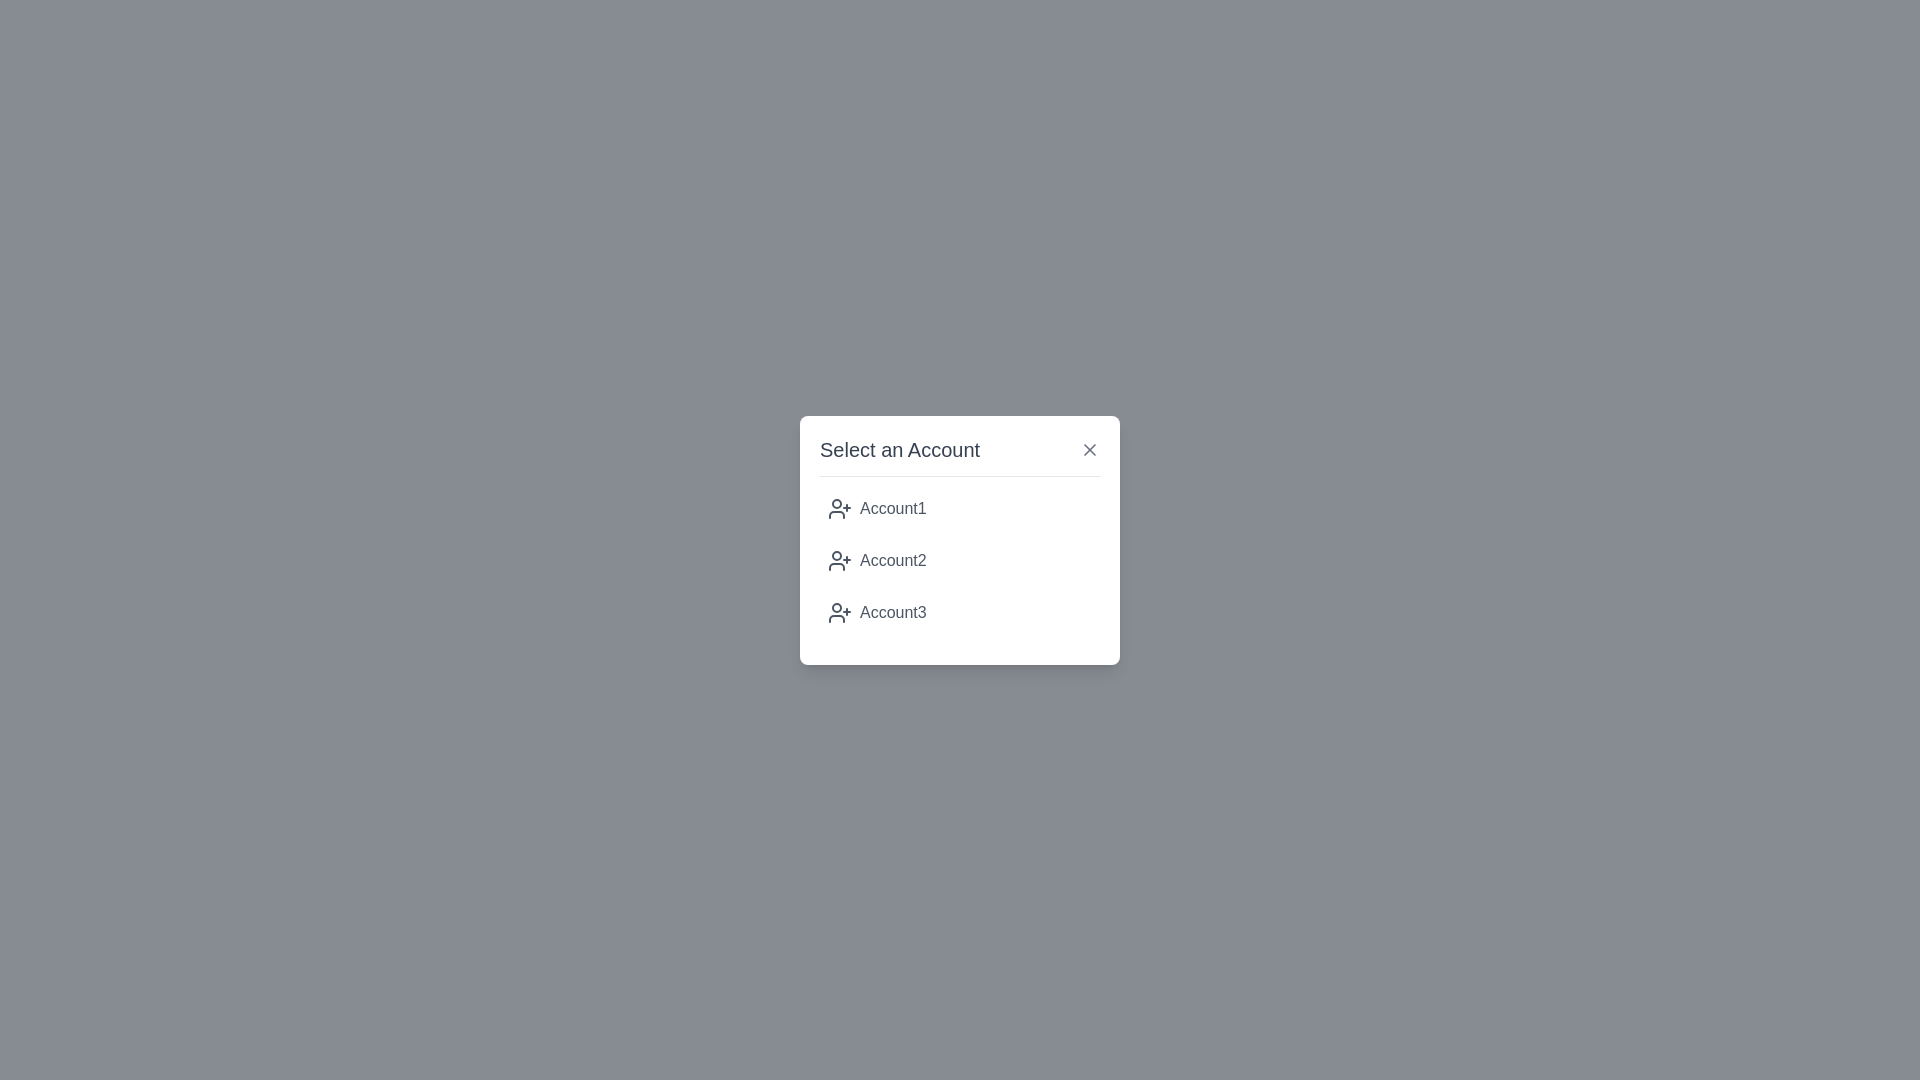  I want to click on the list item corresponding to Account1 to observe the hover effect, so click(960, 507).